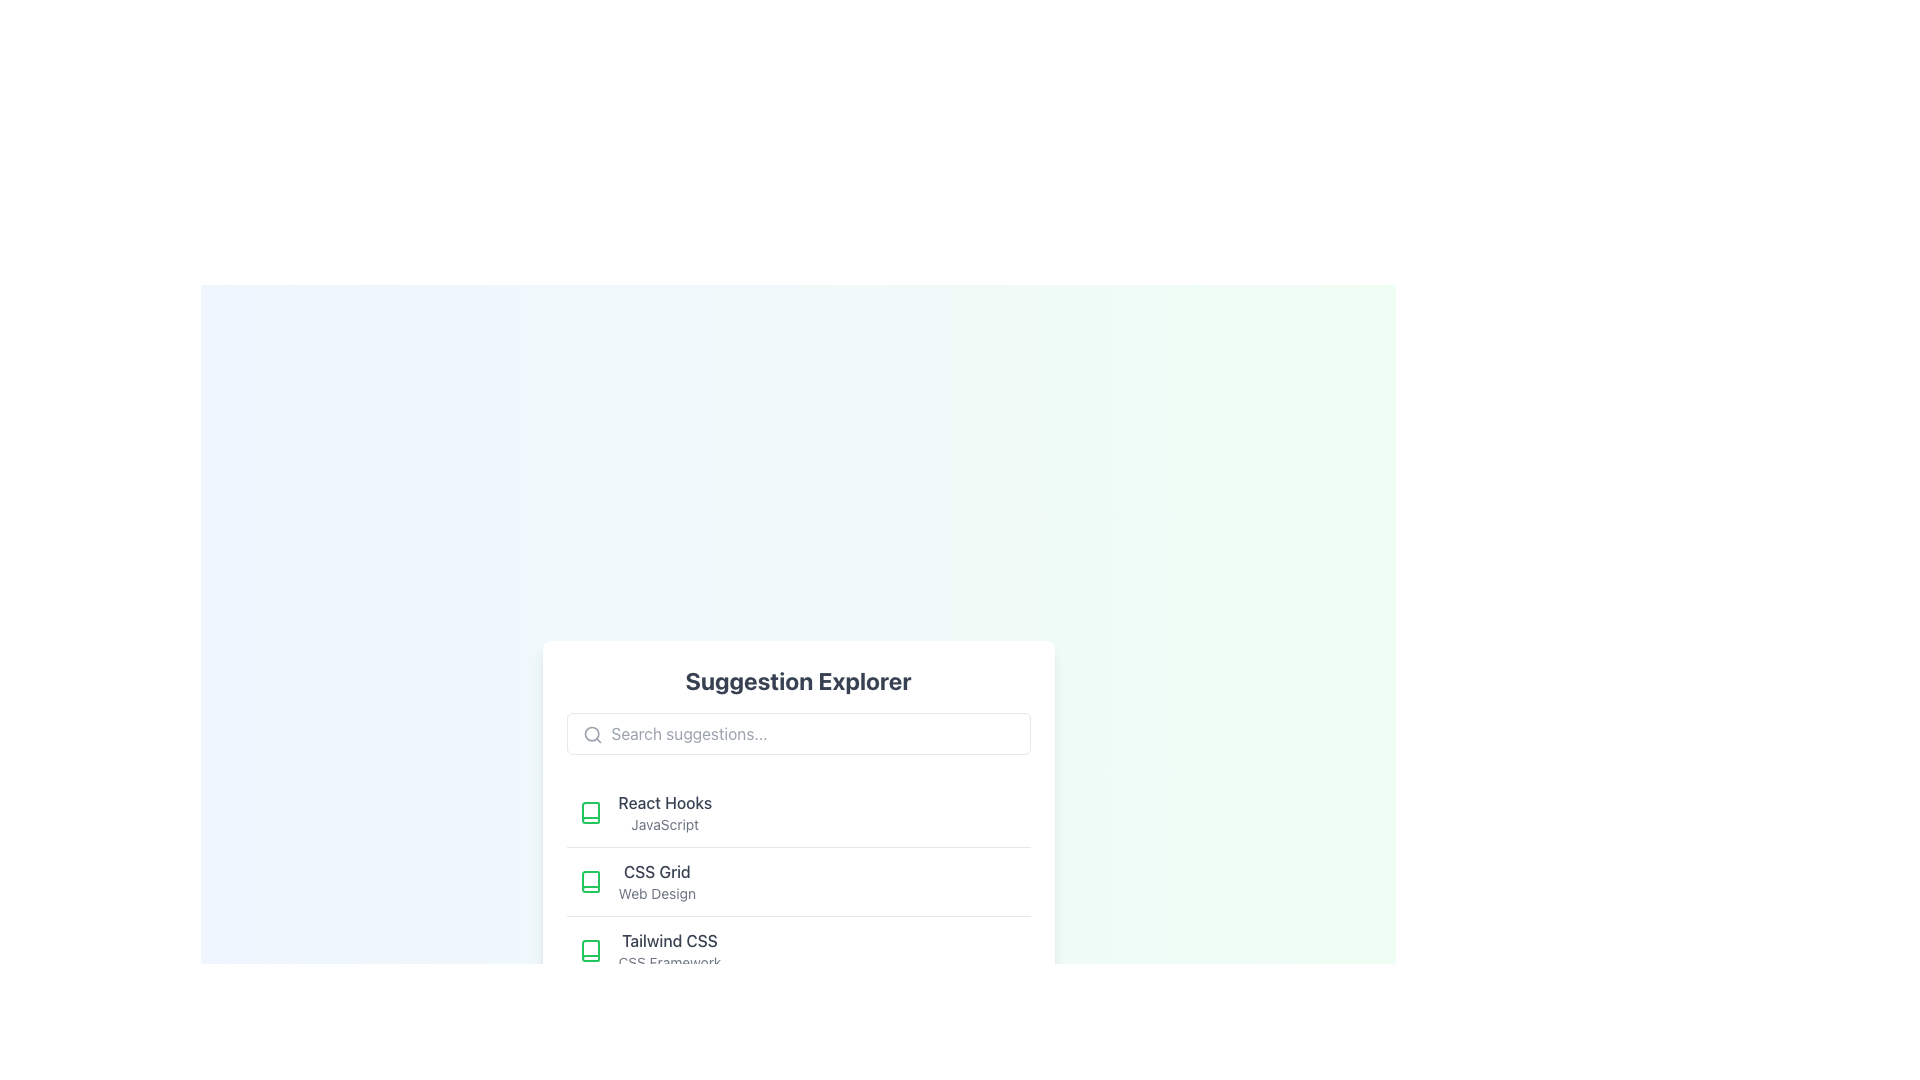  What do you see at coordinates (657, 881) in the screenshot?
I see `the 'CSS Grid' text label, which is the second suggestion in the list under 'Suggestion Explorer', positioned between 'React Hooks' and 'Tailwind CSS'` at bounding box center [657, 881].